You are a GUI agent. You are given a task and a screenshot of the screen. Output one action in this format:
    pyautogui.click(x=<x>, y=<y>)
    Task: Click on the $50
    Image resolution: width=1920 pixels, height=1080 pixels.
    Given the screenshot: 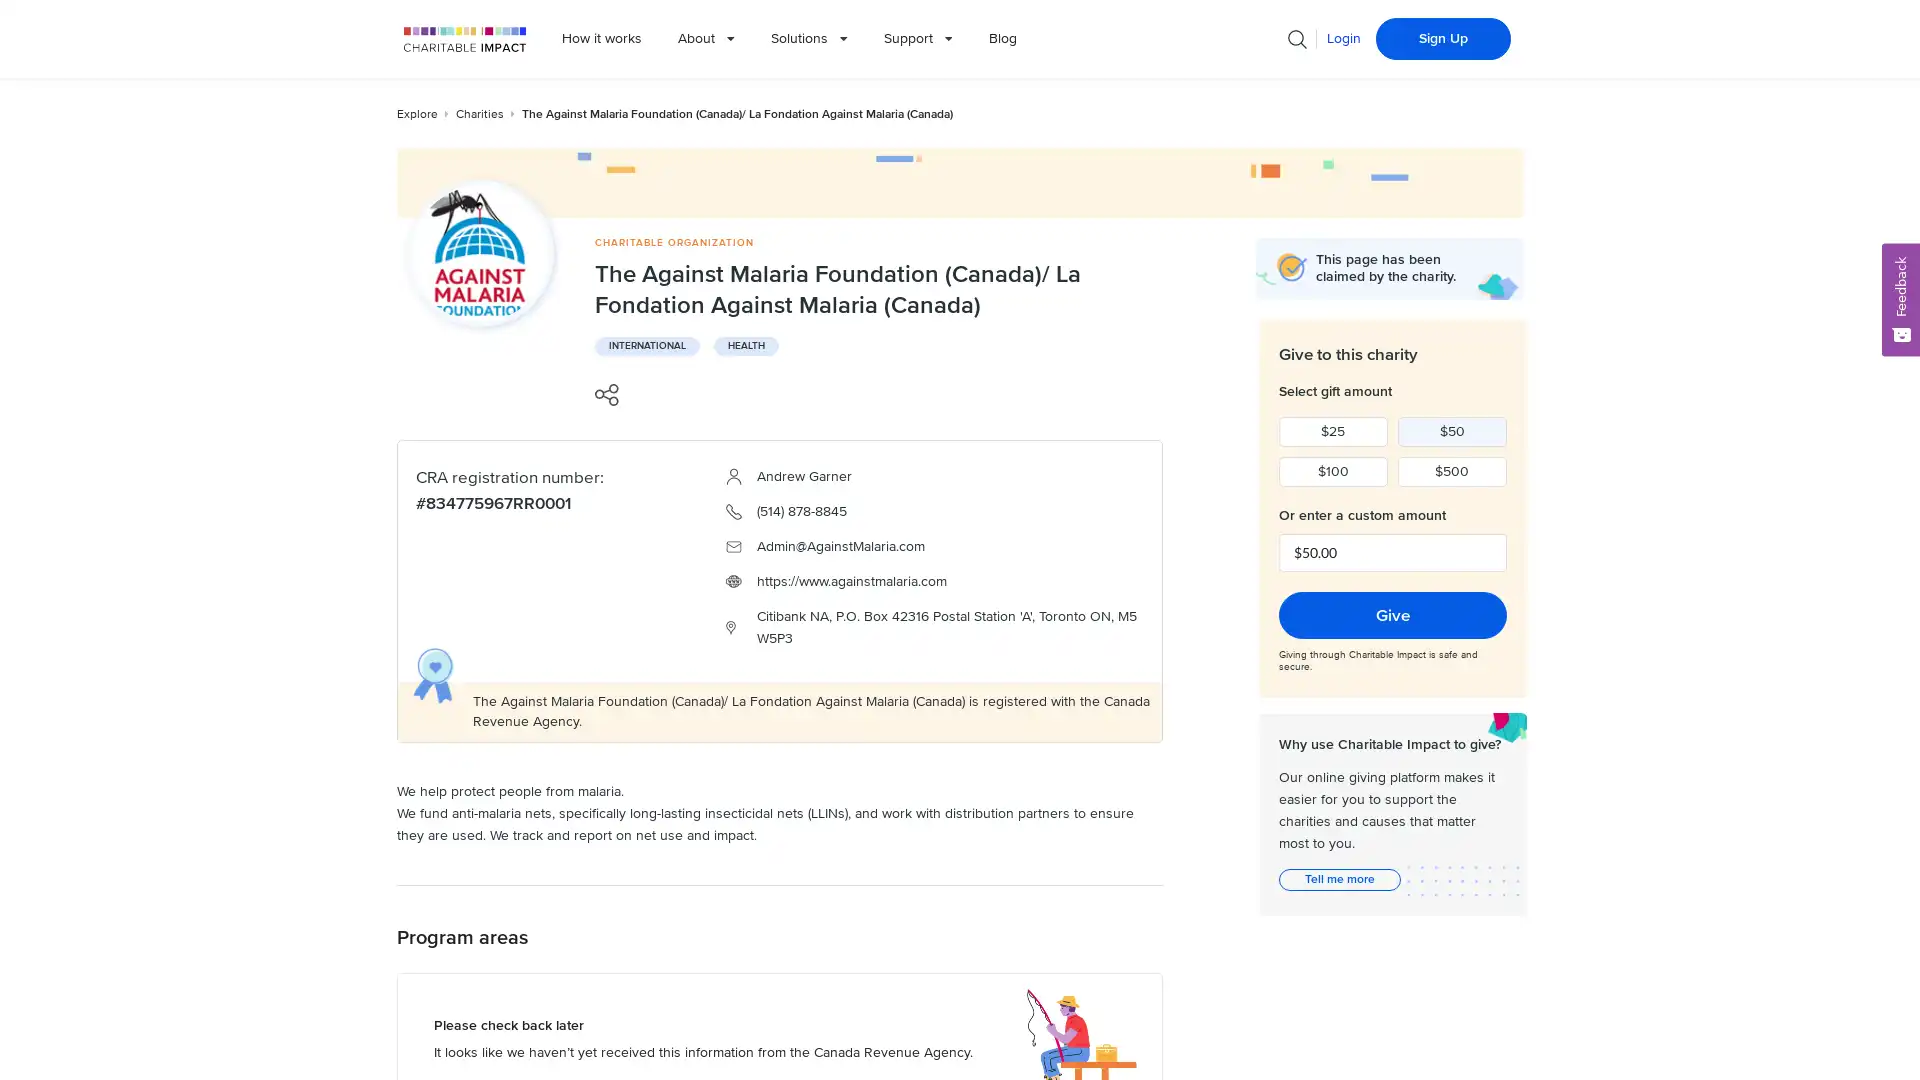 What is the action you would take?
    pyautogui.click(x=1451, y=430)
    